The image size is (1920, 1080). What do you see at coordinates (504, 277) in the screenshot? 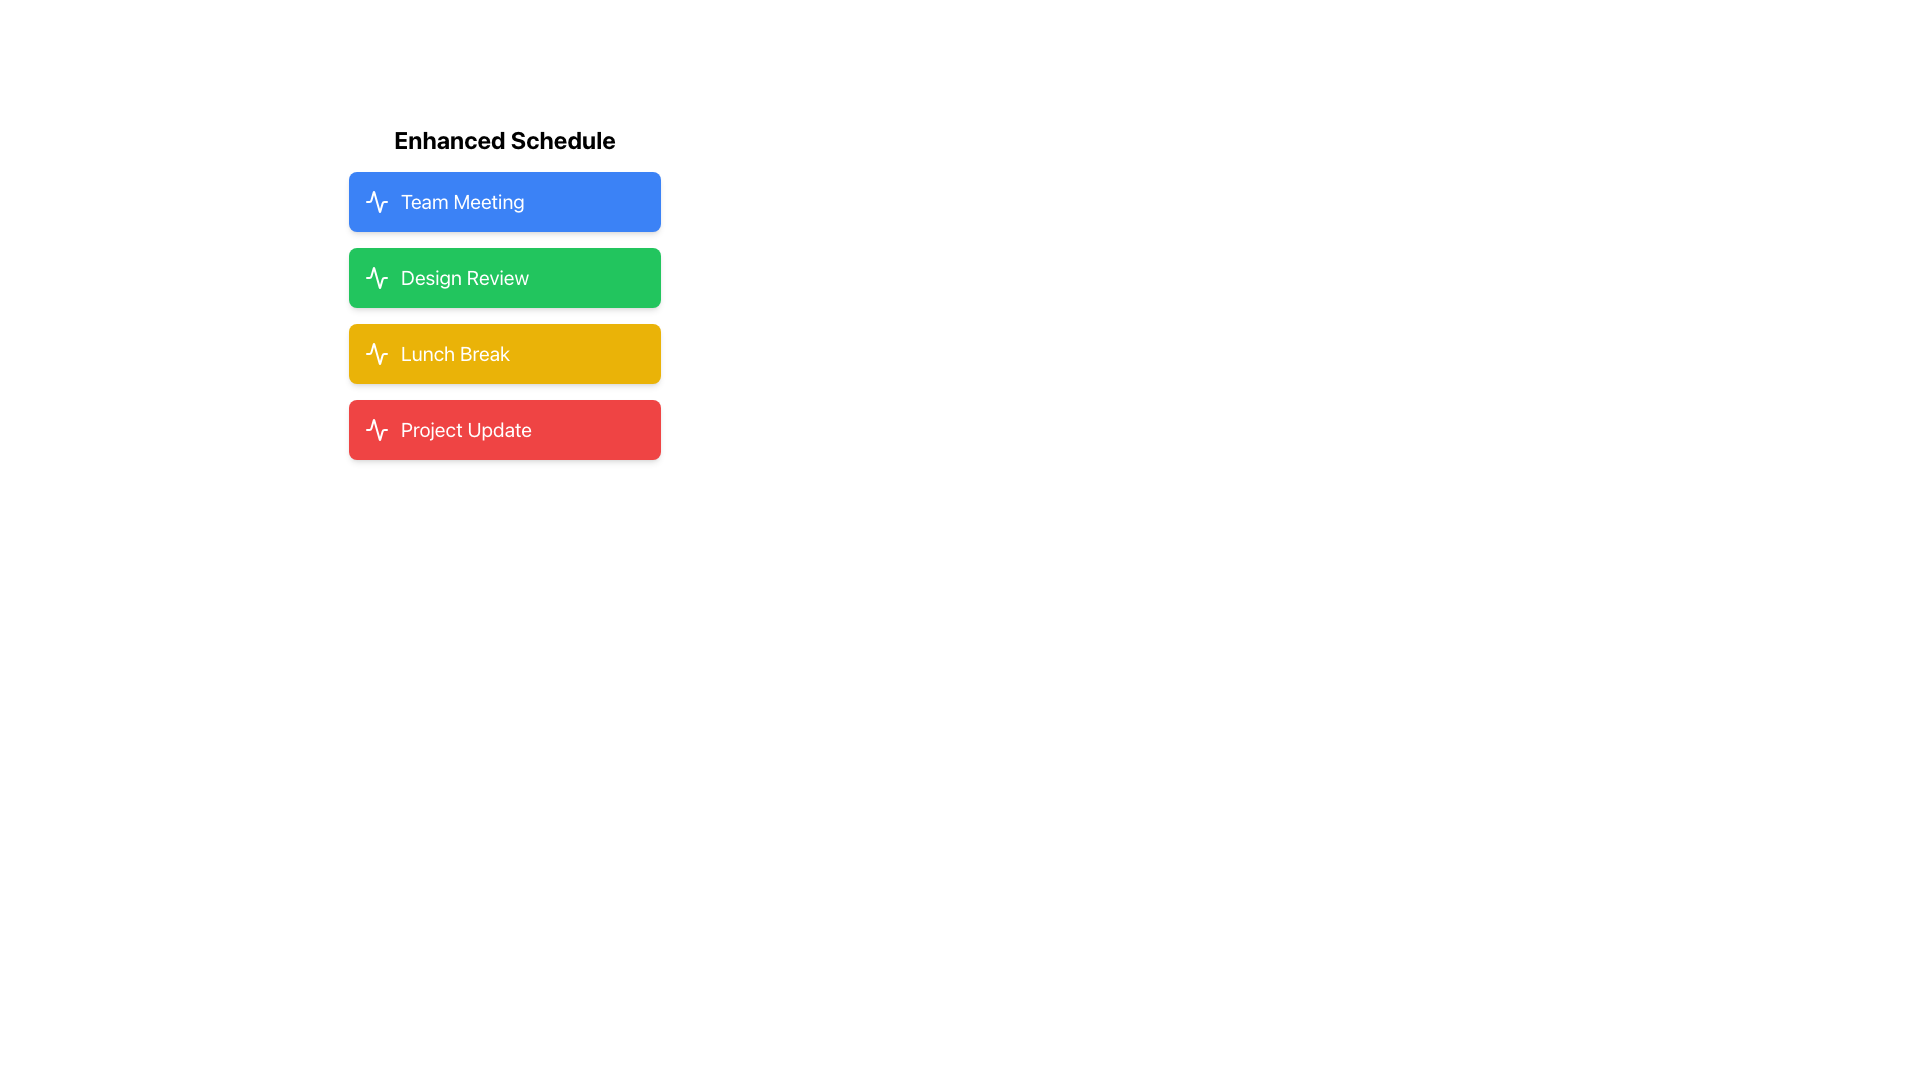
I see `the second button in the vertical list, located below the 'Team Meeting' button and above the 'Lunch Break' button` at bounding box center [504, 277].